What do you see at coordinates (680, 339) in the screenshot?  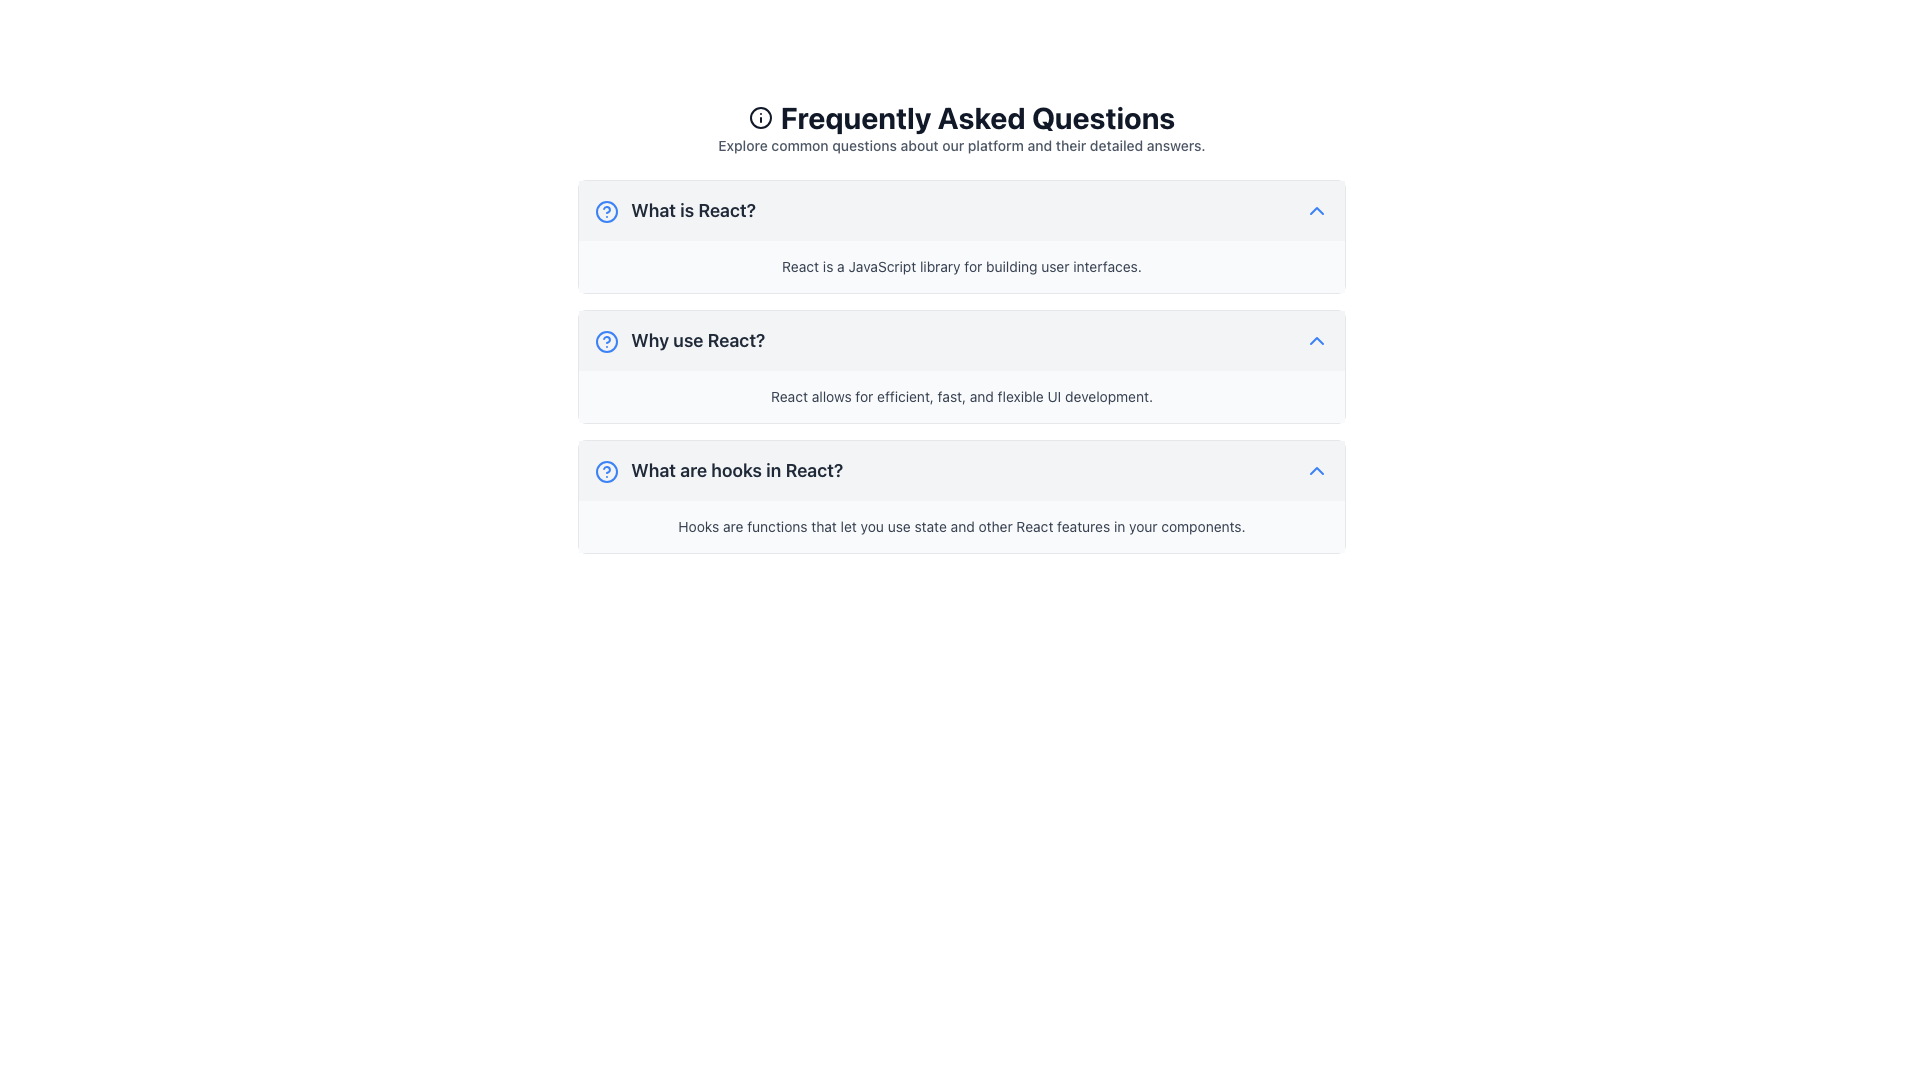 I see `the text label 'Why use React?'` at bounding box center [680, 339].